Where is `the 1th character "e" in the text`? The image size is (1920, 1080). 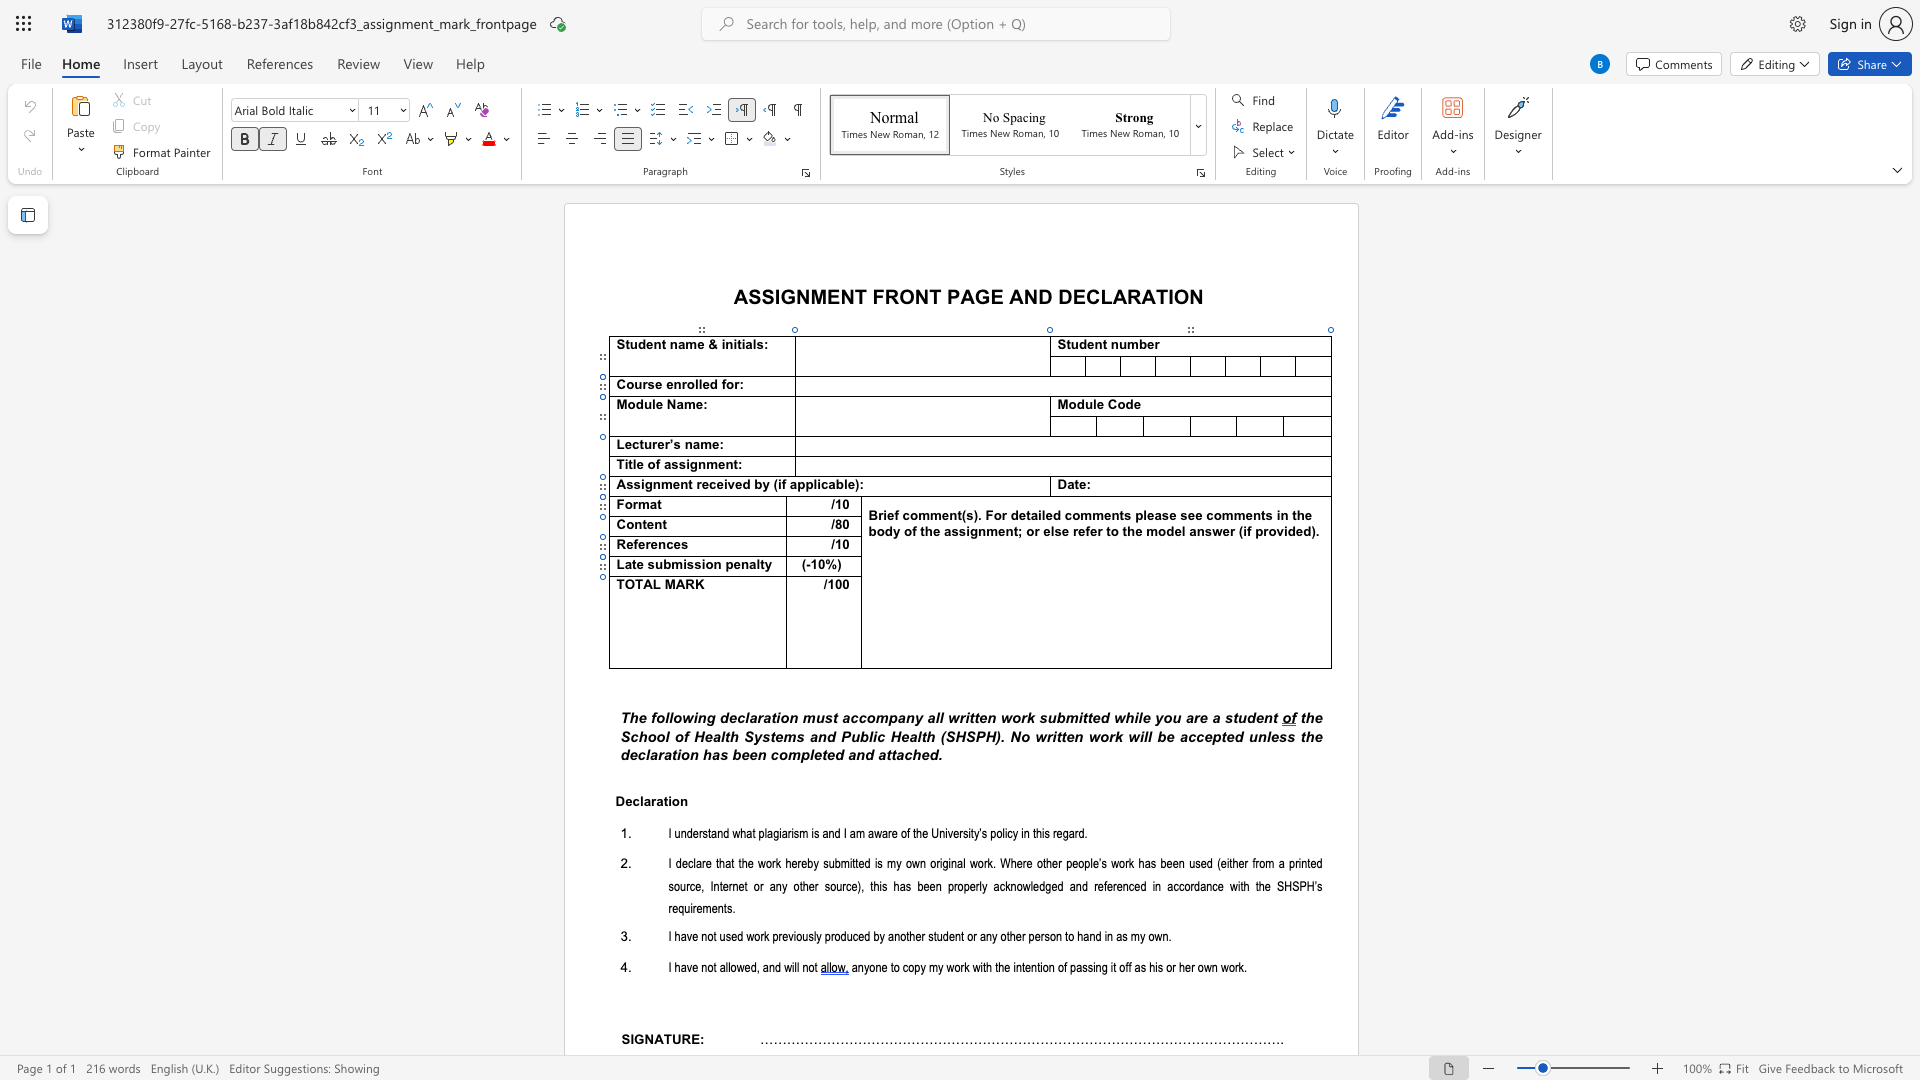 the 1th character "e" in the text is located at coordinates (1089, 343).